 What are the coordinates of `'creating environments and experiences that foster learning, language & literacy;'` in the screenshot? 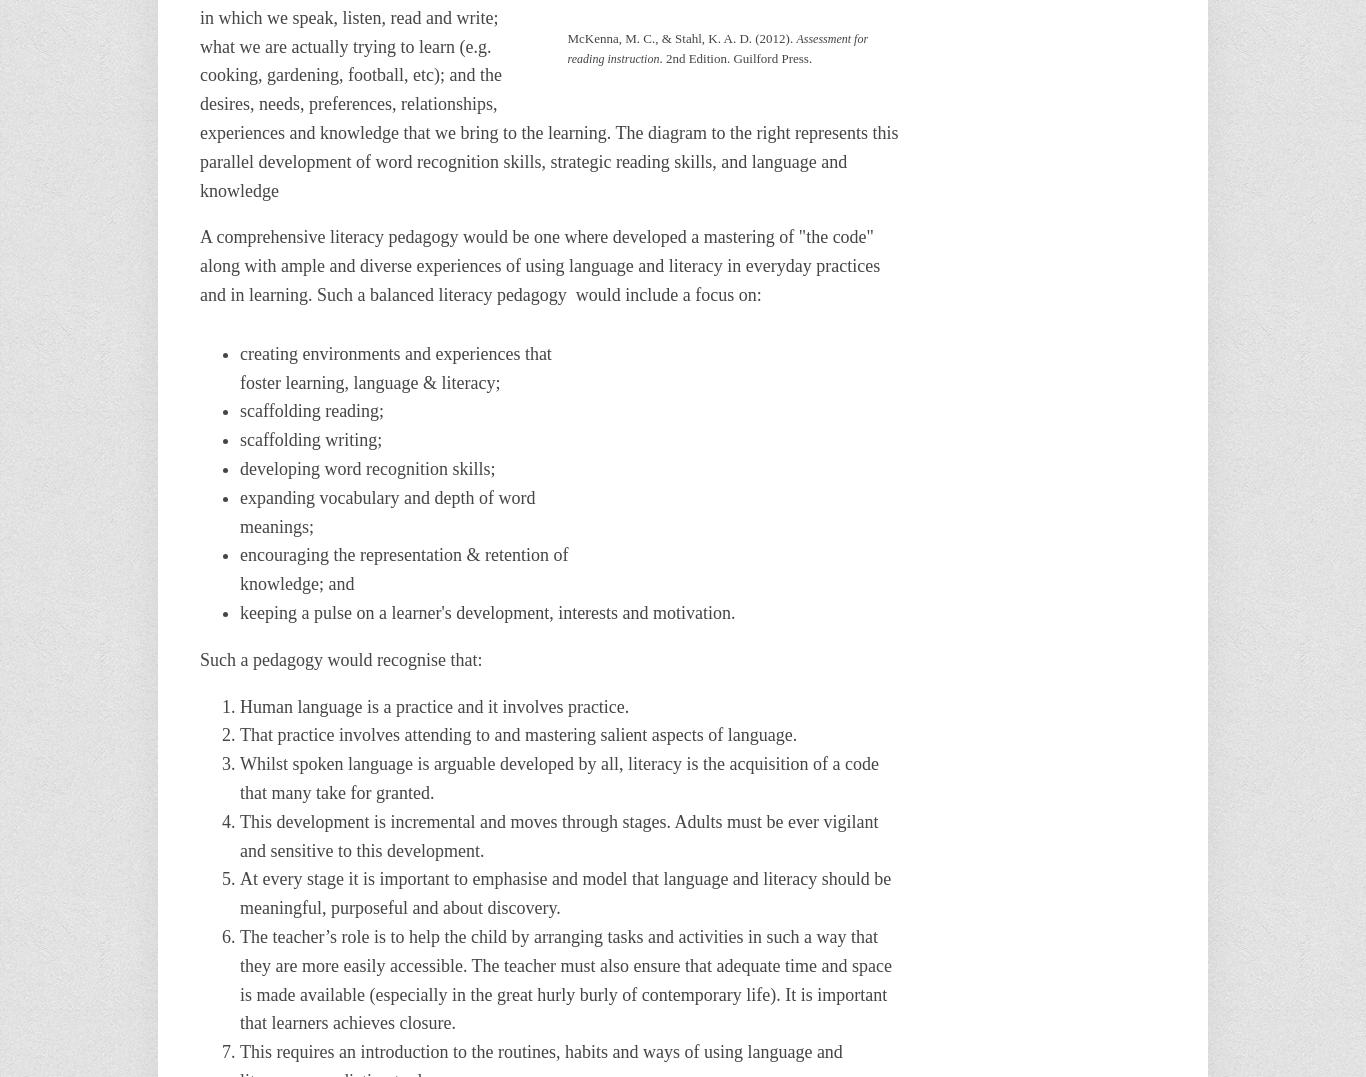 It's located at (394, 366).